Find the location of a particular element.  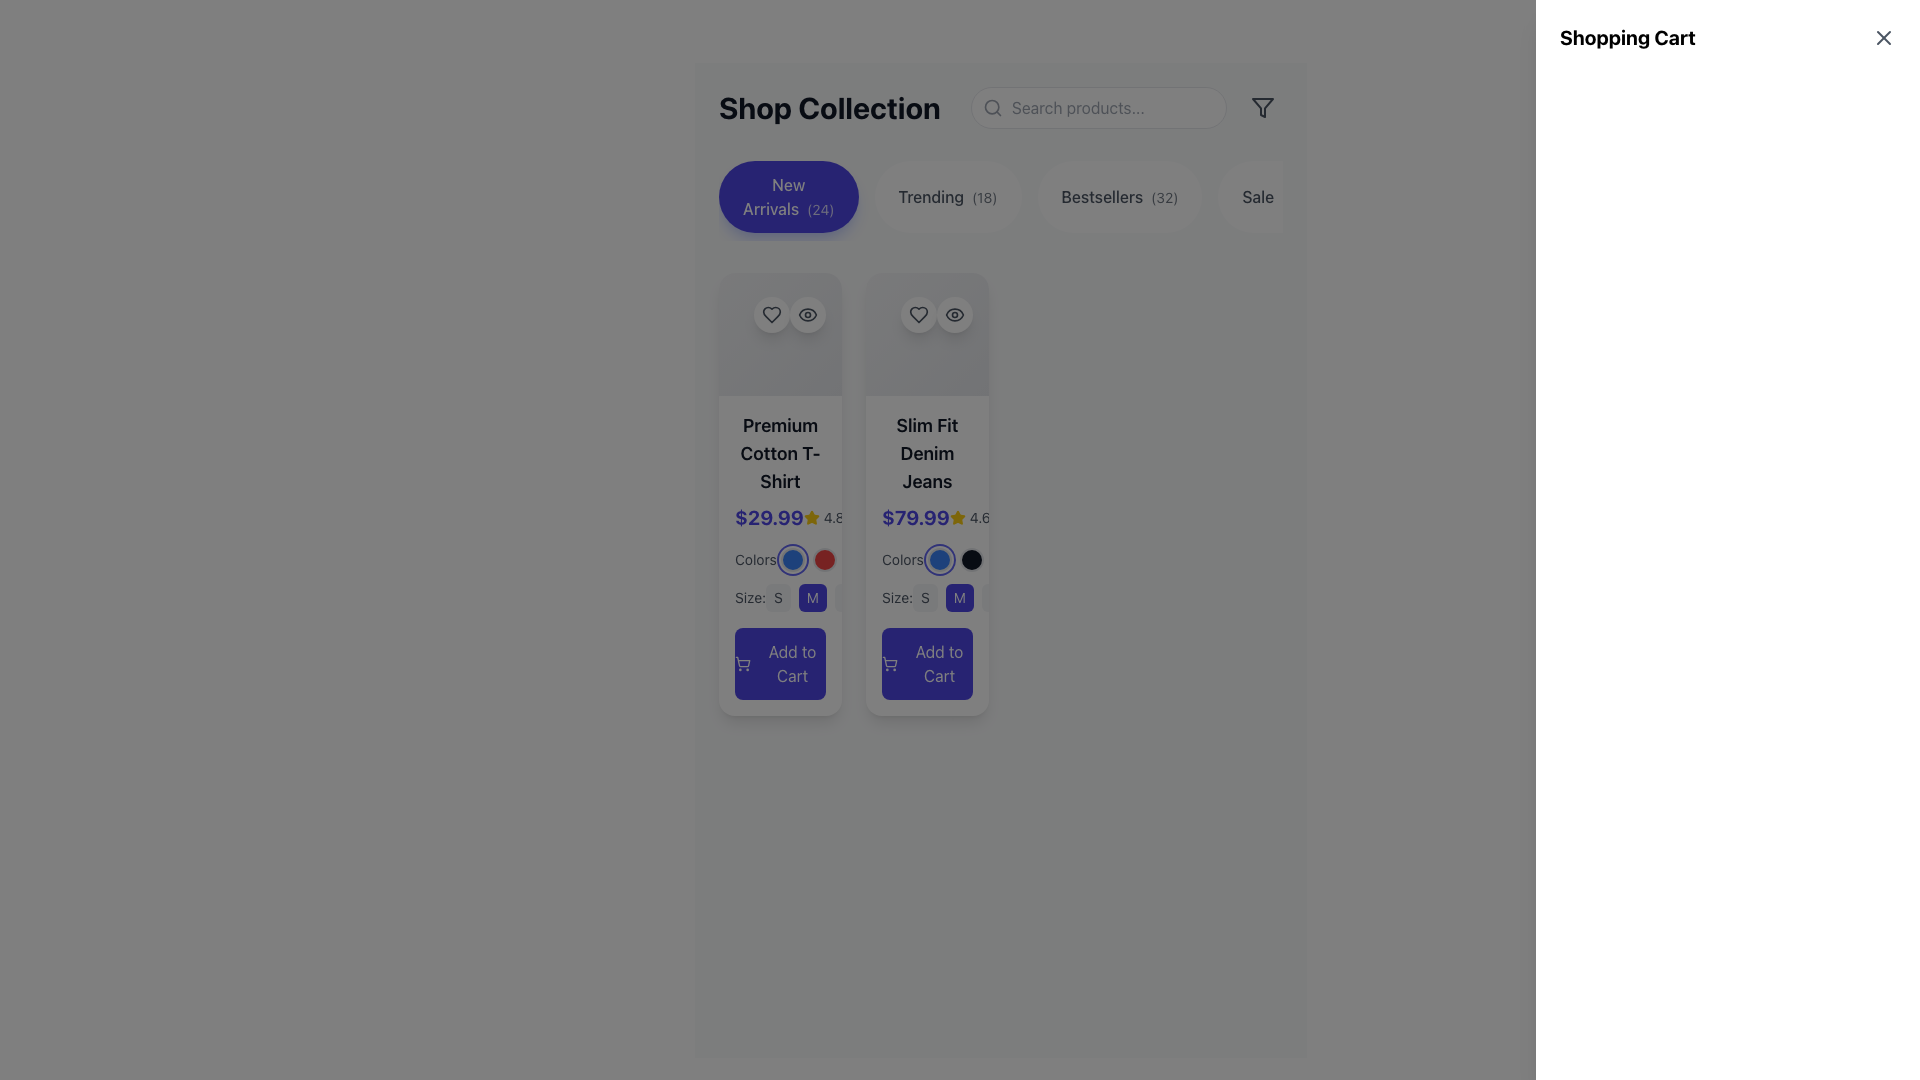

properties of the circular component that is part of the magnifying glass icon within the search bar located at the top center-right of the interface is located at coordinates (992, 107).